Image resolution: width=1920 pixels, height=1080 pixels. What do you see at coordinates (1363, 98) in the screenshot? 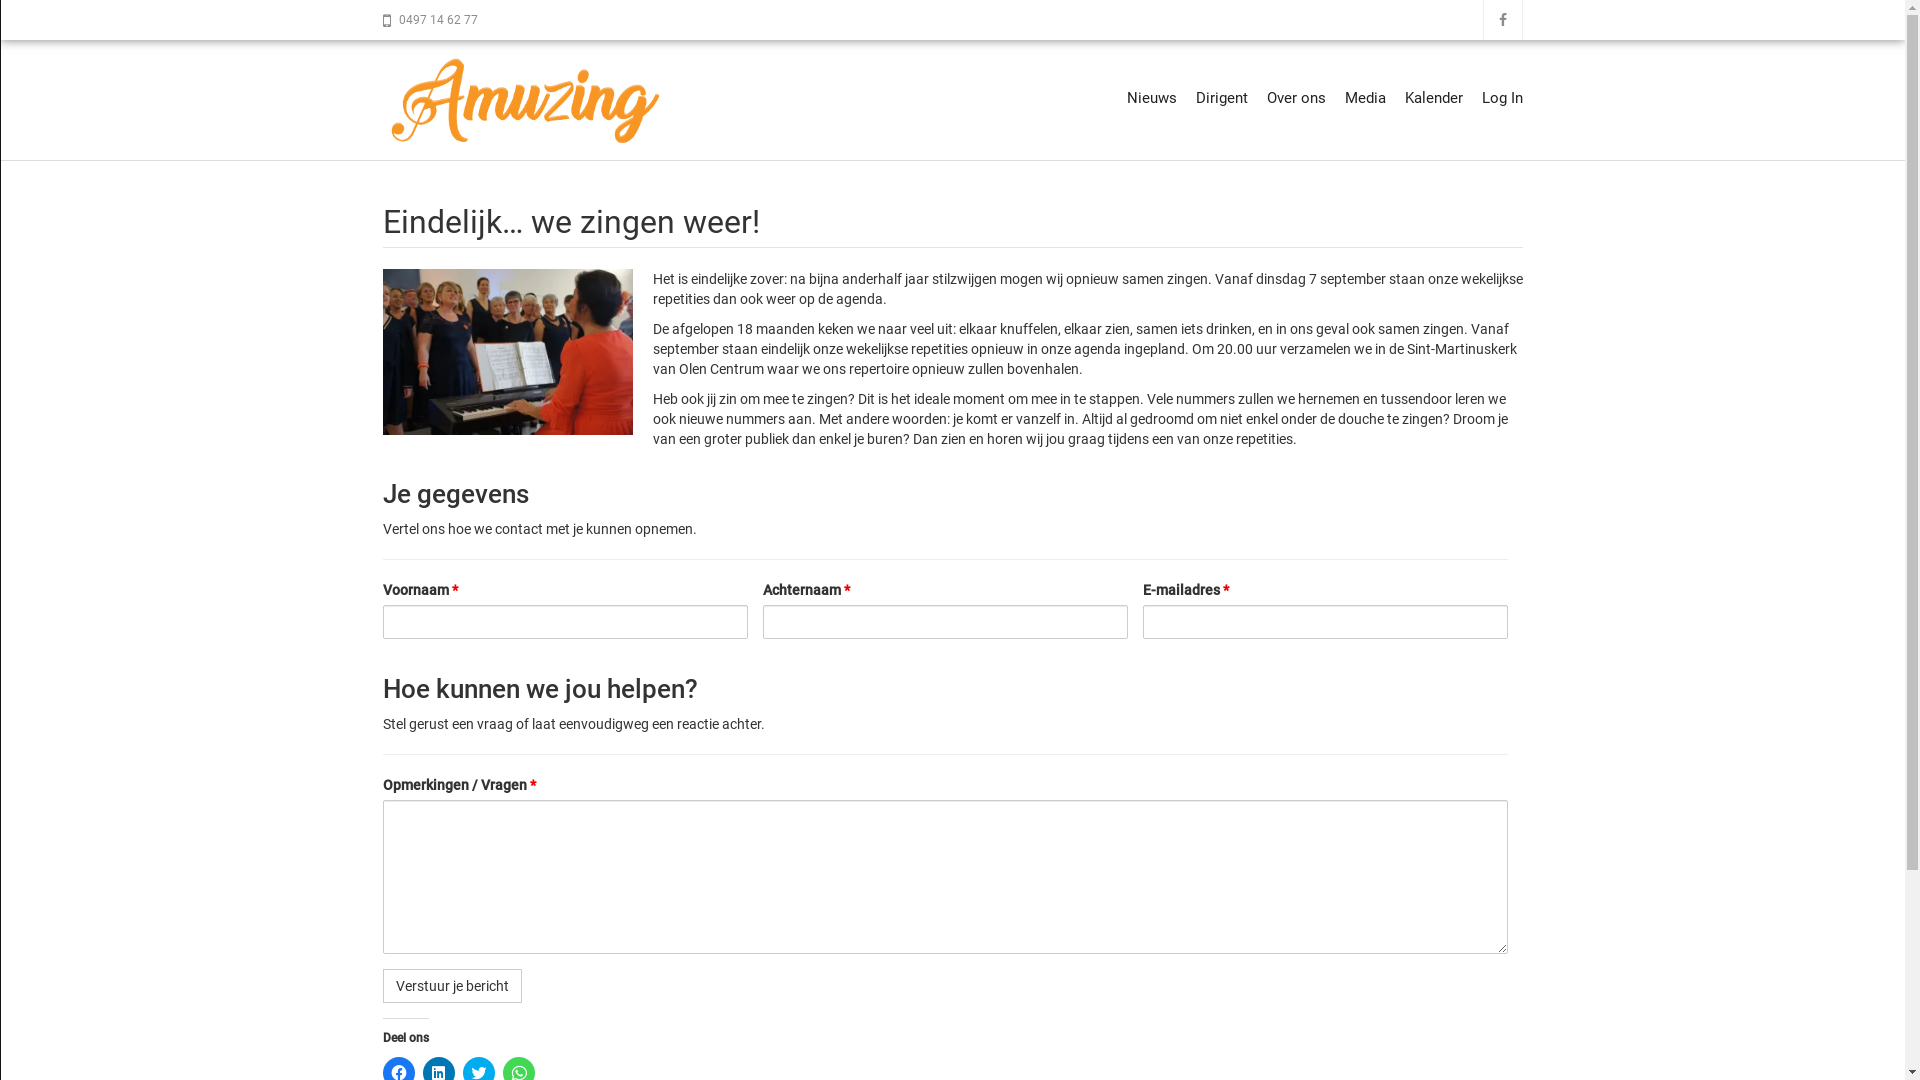
I see `'Media'` at bounding box center [1363, 98].